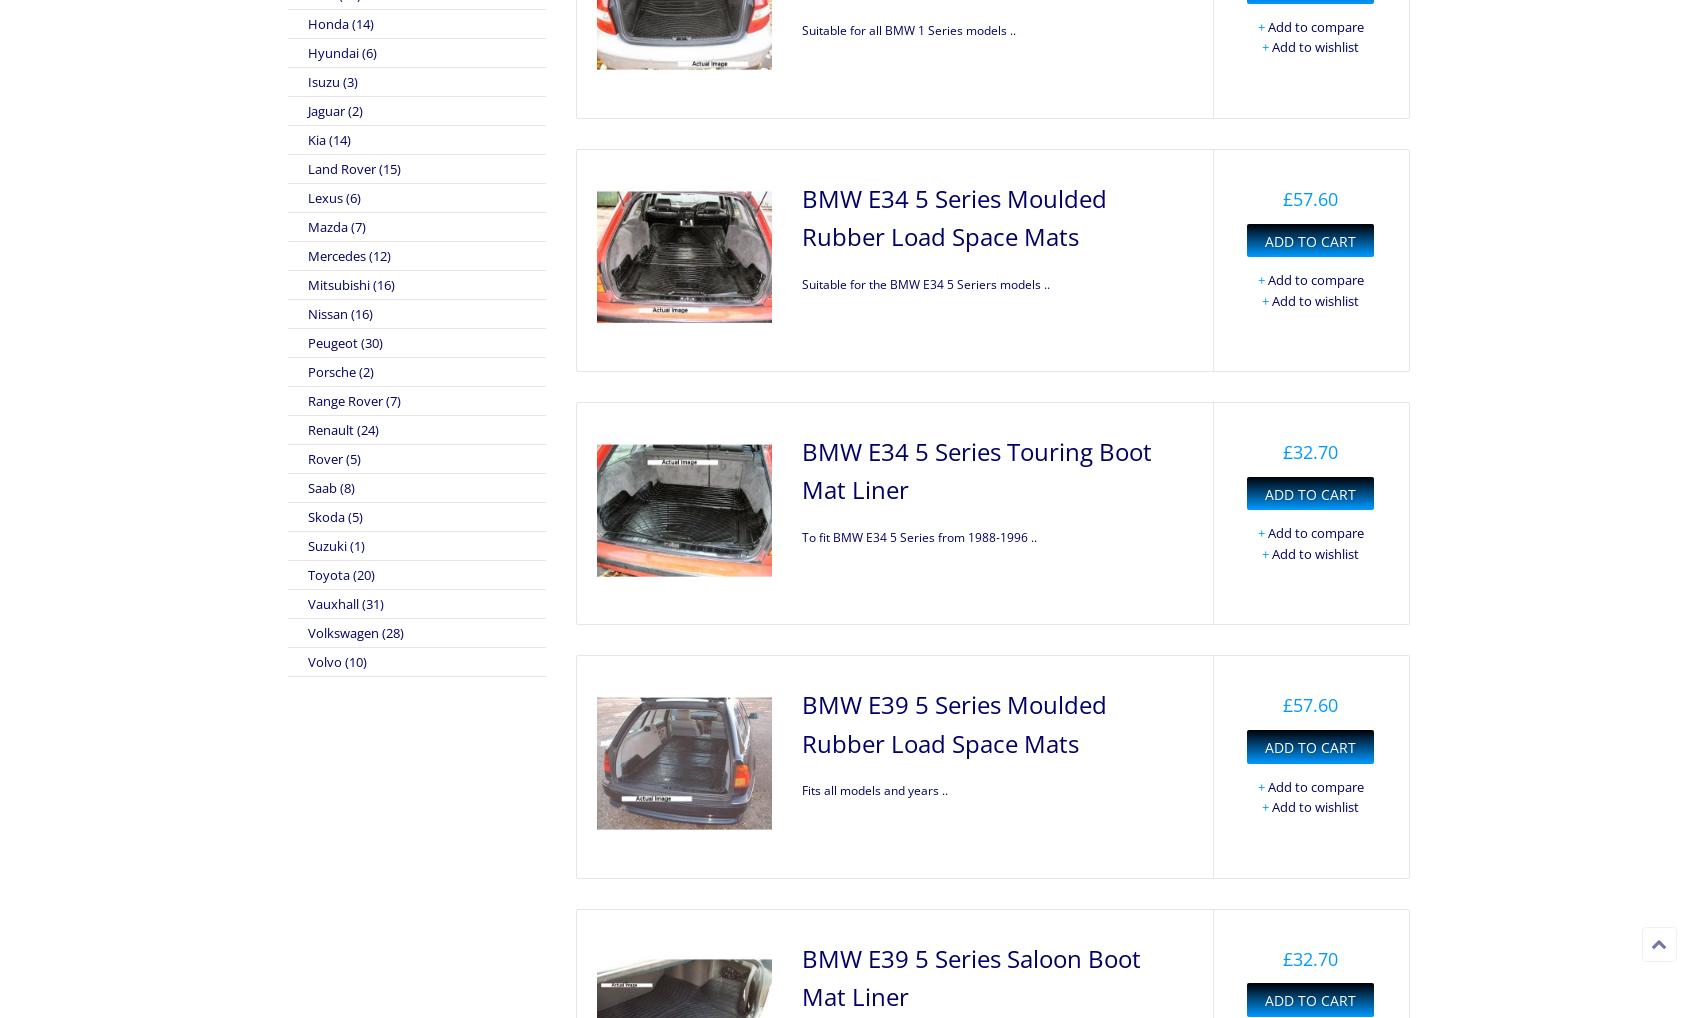 The image size is (1697, 1018). What do you see at coordinates (954, 216) in the screenshot?
I see `'BMW E34 5 Series Moulded Rubber Load Space Mats'` at bounding box center [954, 216].